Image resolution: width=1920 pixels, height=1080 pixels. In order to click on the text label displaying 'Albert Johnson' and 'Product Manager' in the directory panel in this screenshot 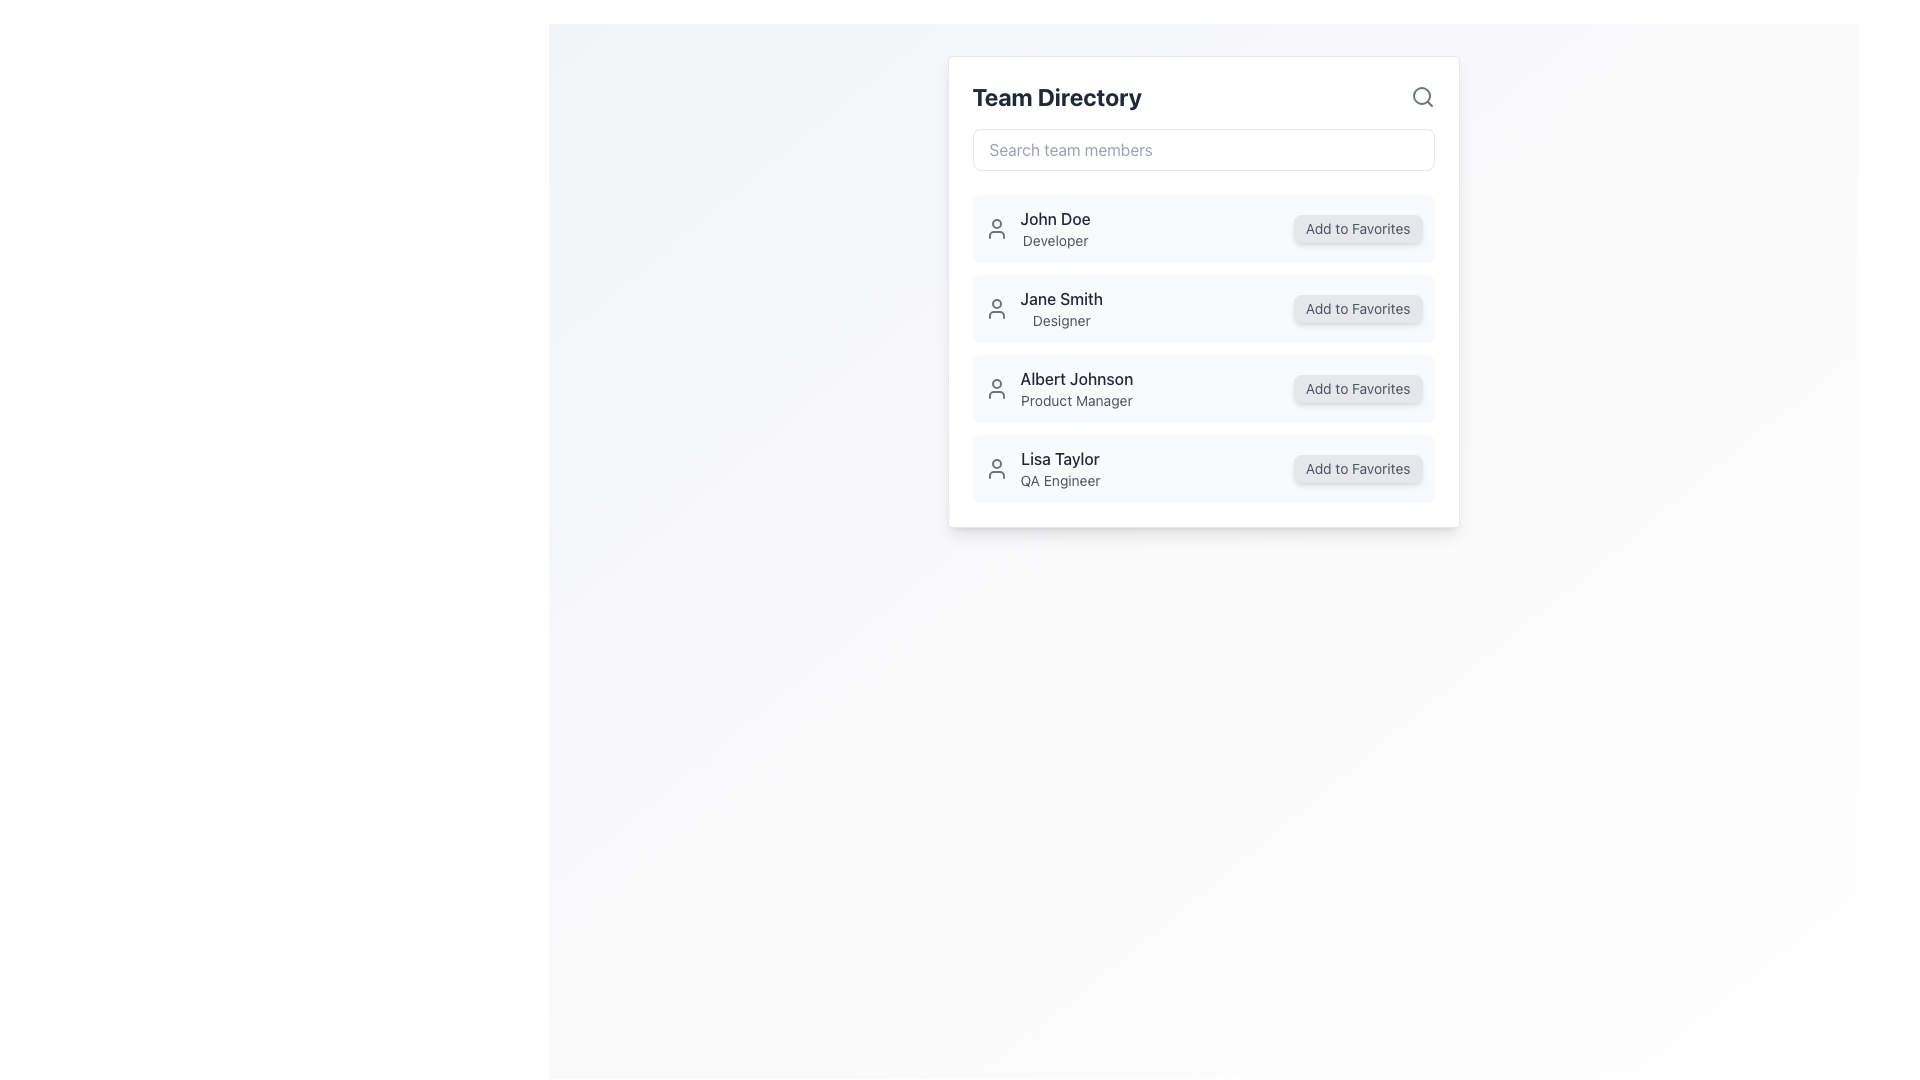, I will do `click(1075, 389)`.